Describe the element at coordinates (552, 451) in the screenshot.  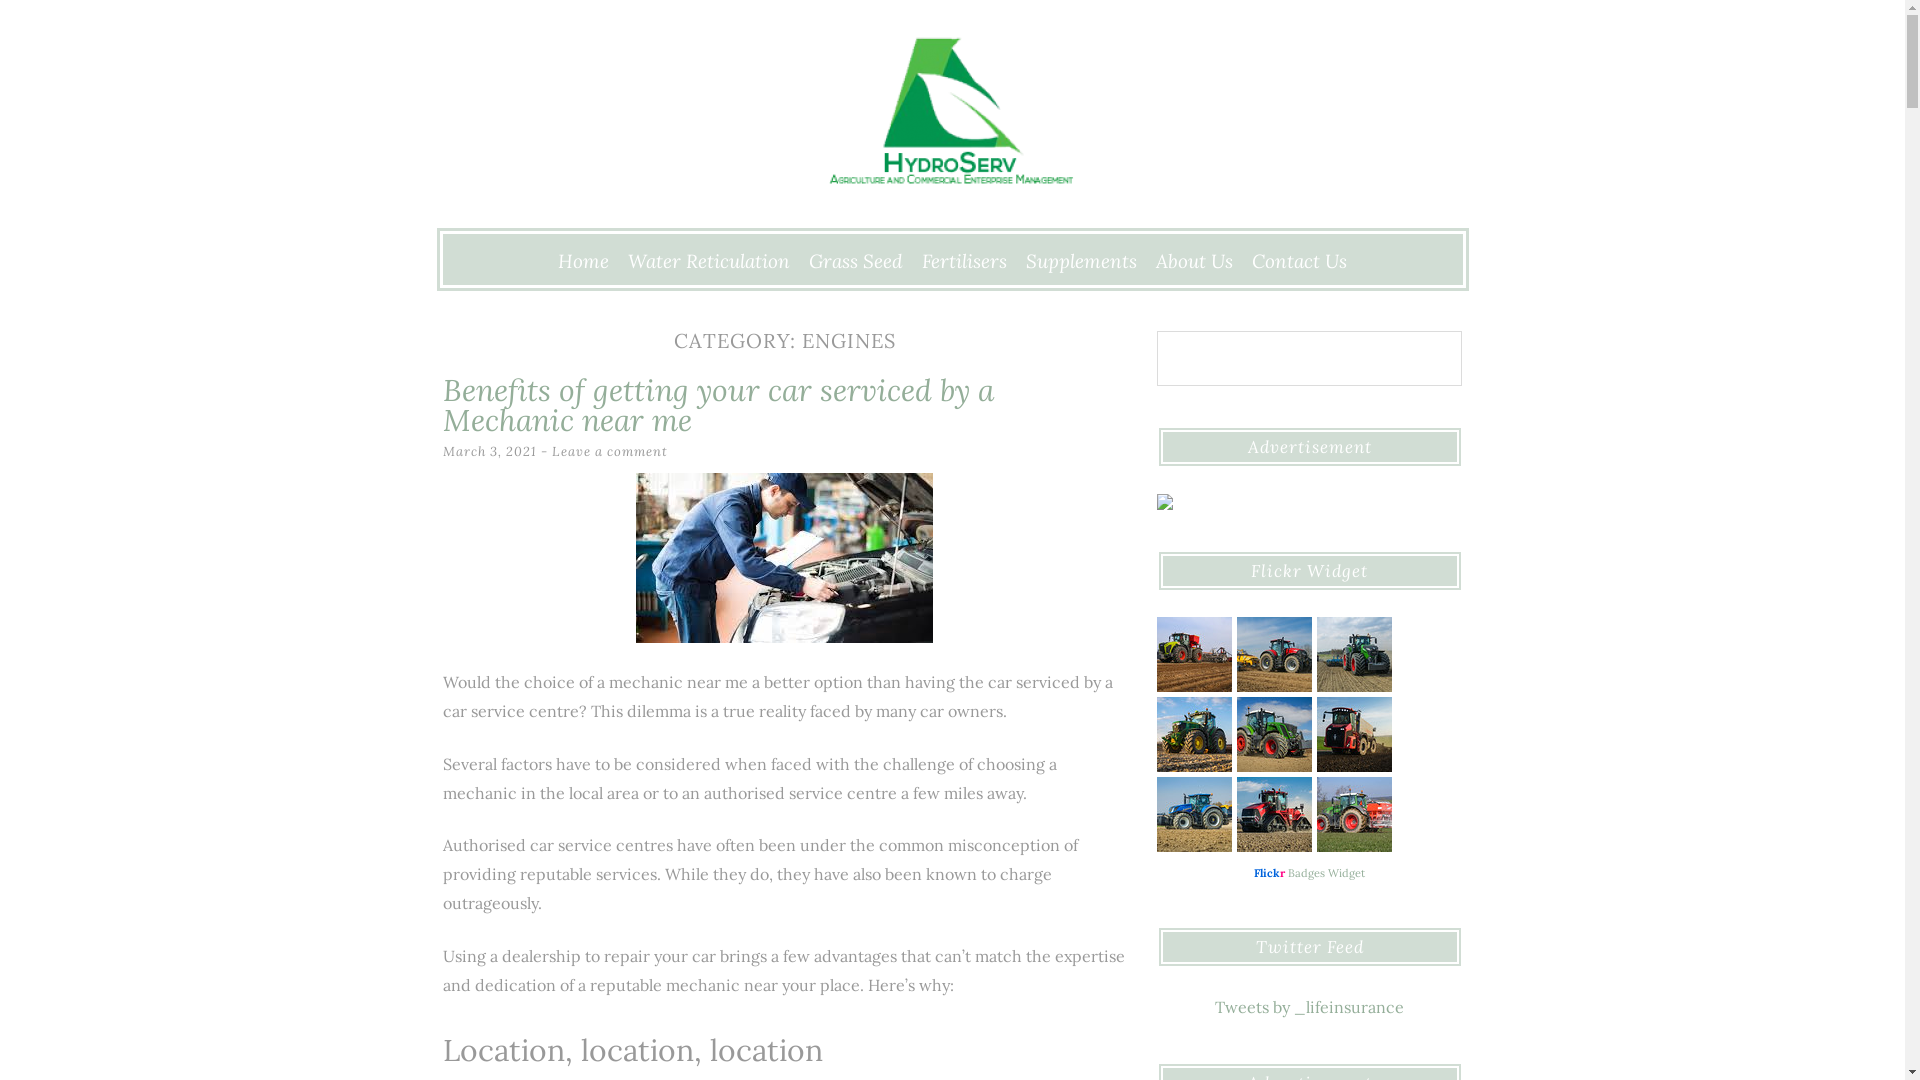
I see `'Leave a comment'` at that location.